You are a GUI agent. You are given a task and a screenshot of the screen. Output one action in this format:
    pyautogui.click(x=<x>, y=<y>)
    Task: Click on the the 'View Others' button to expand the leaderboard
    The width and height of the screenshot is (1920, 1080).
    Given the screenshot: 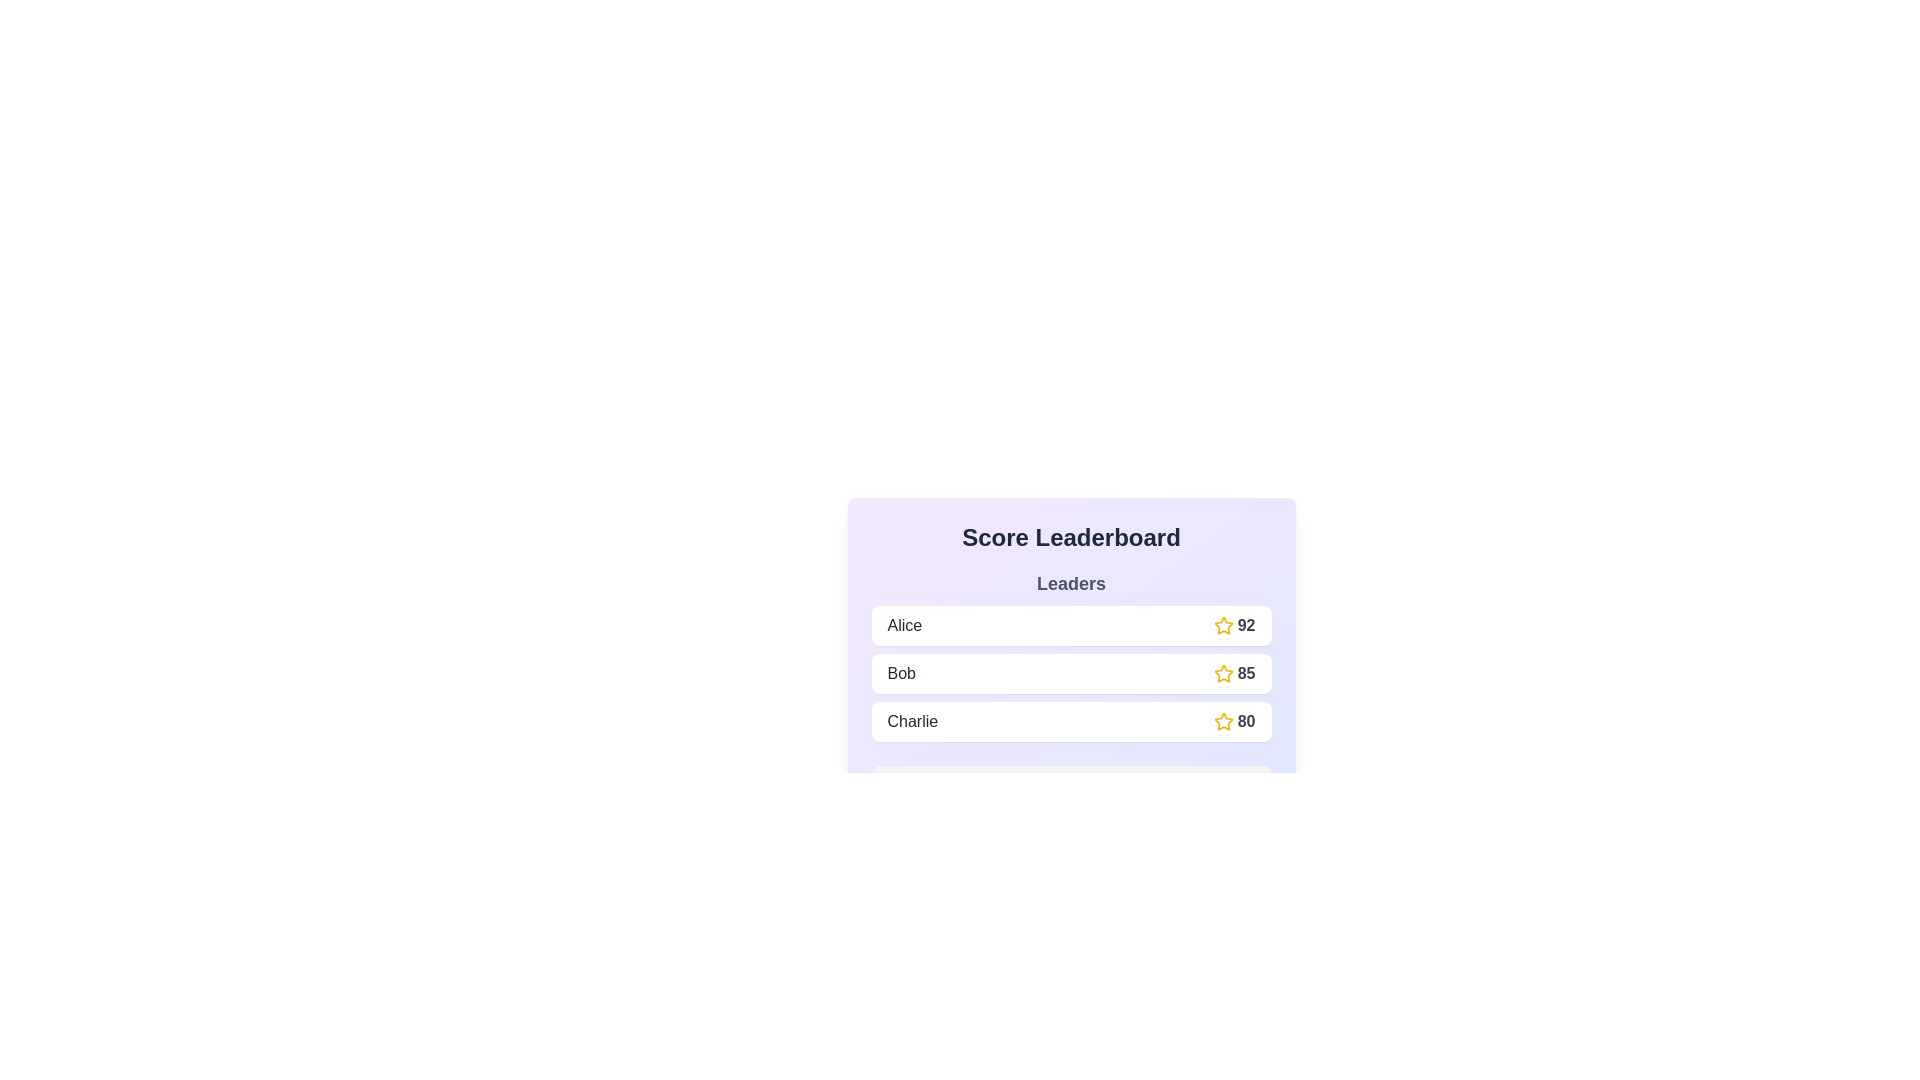 What is the action you would take?
    pyautogui.click(x=1070, y=785)
    